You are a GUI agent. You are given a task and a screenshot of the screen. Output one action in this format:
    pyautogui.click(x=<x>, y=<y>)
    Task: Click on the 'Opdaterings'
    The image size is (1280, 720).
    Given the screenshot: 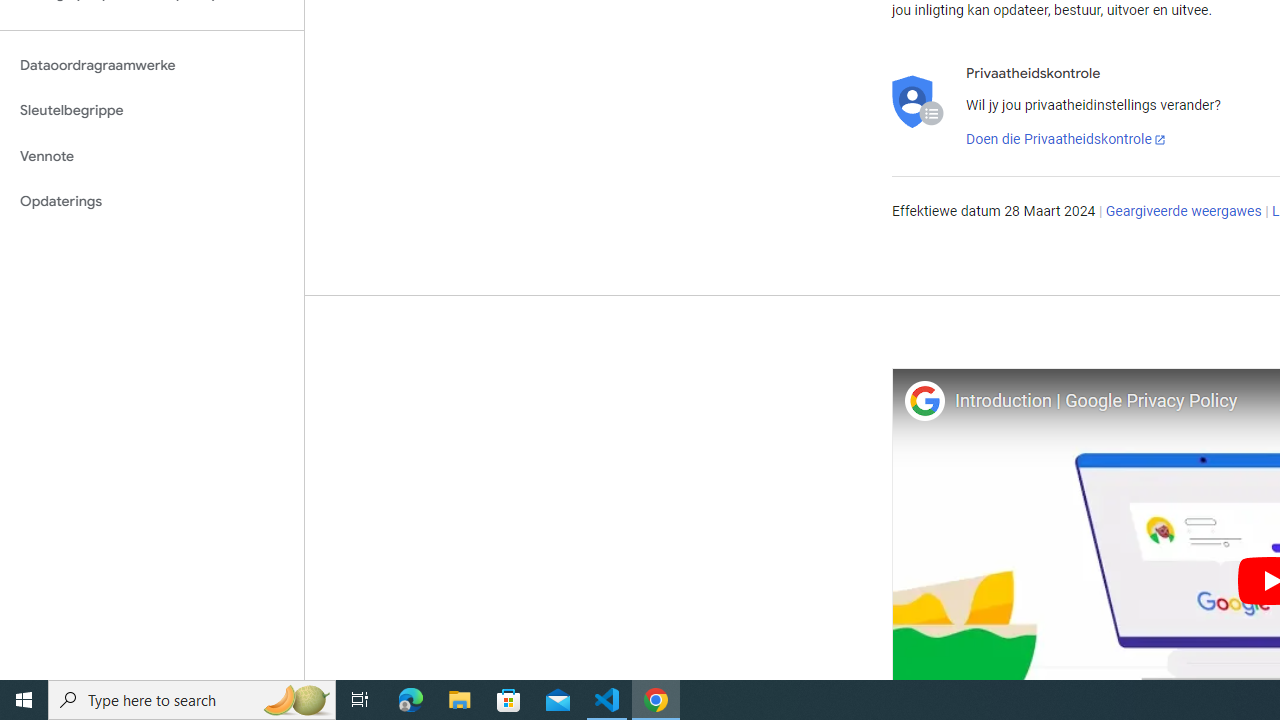 What is the action you would take?
    pyautogui.click(x=151, y=201)
    